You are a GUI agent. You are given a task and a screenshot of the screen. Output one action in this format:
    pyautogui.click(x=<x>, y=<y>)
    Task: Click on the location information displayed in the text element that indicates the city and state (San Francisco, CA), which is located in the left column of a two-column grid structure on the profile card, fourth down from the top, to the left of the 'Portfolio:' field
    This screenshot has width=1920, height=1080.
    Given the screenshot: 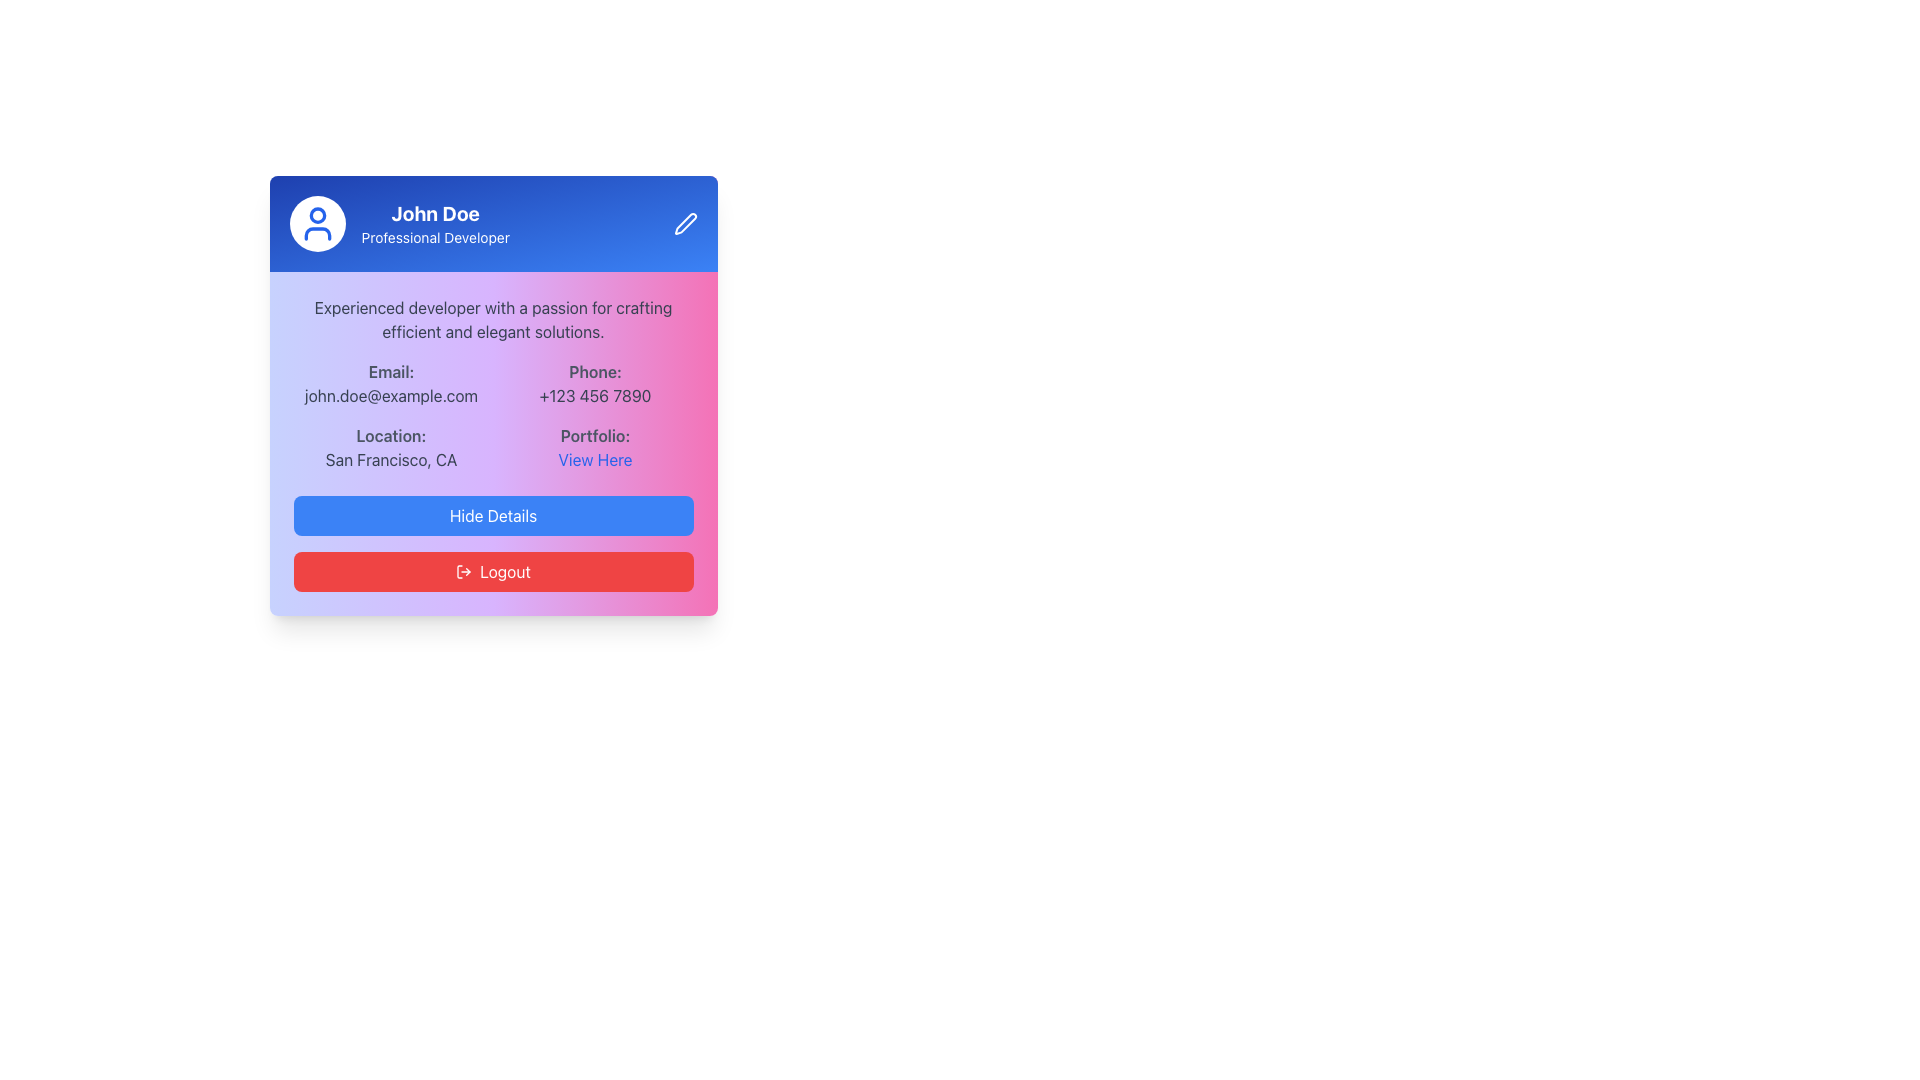 What is the action you would take?
    pyautogui.click(x=391, y=446)
    